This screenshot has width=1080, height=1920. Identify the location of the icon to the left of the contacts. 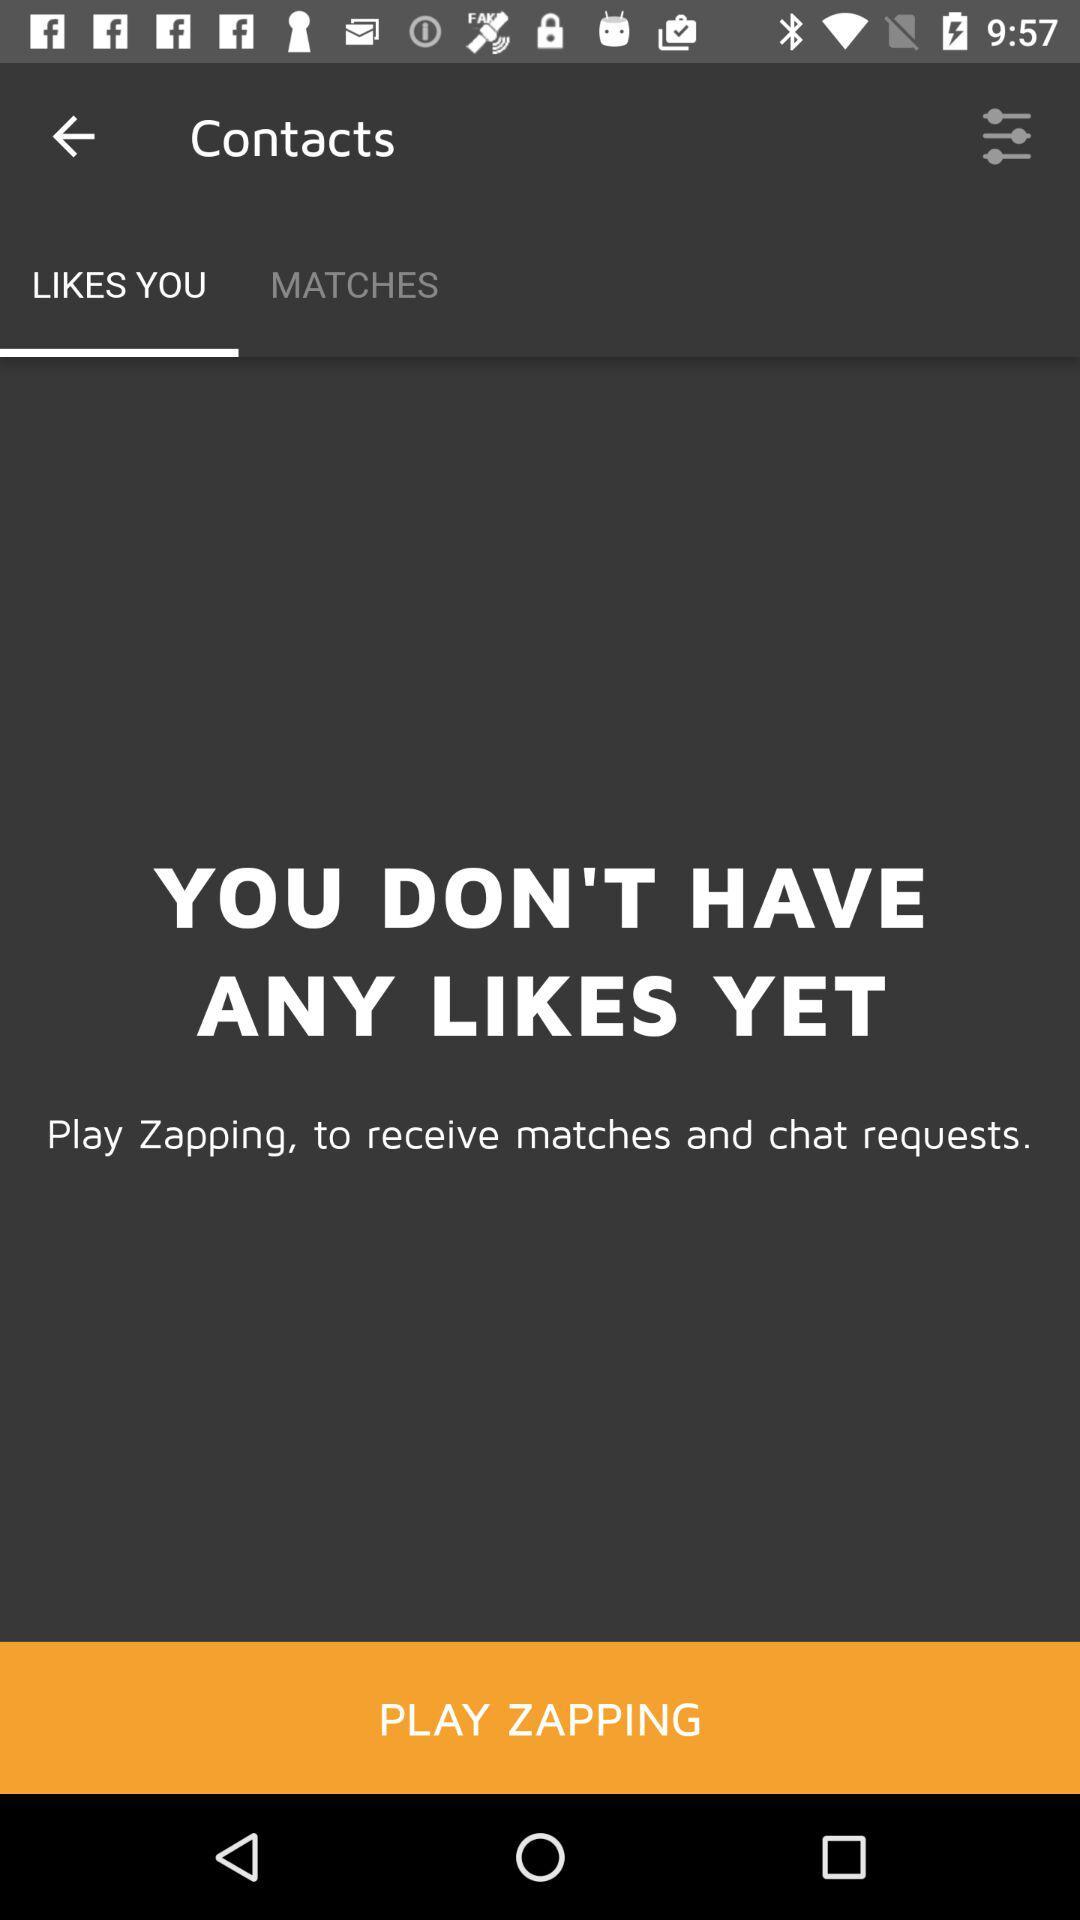
(72, 135).